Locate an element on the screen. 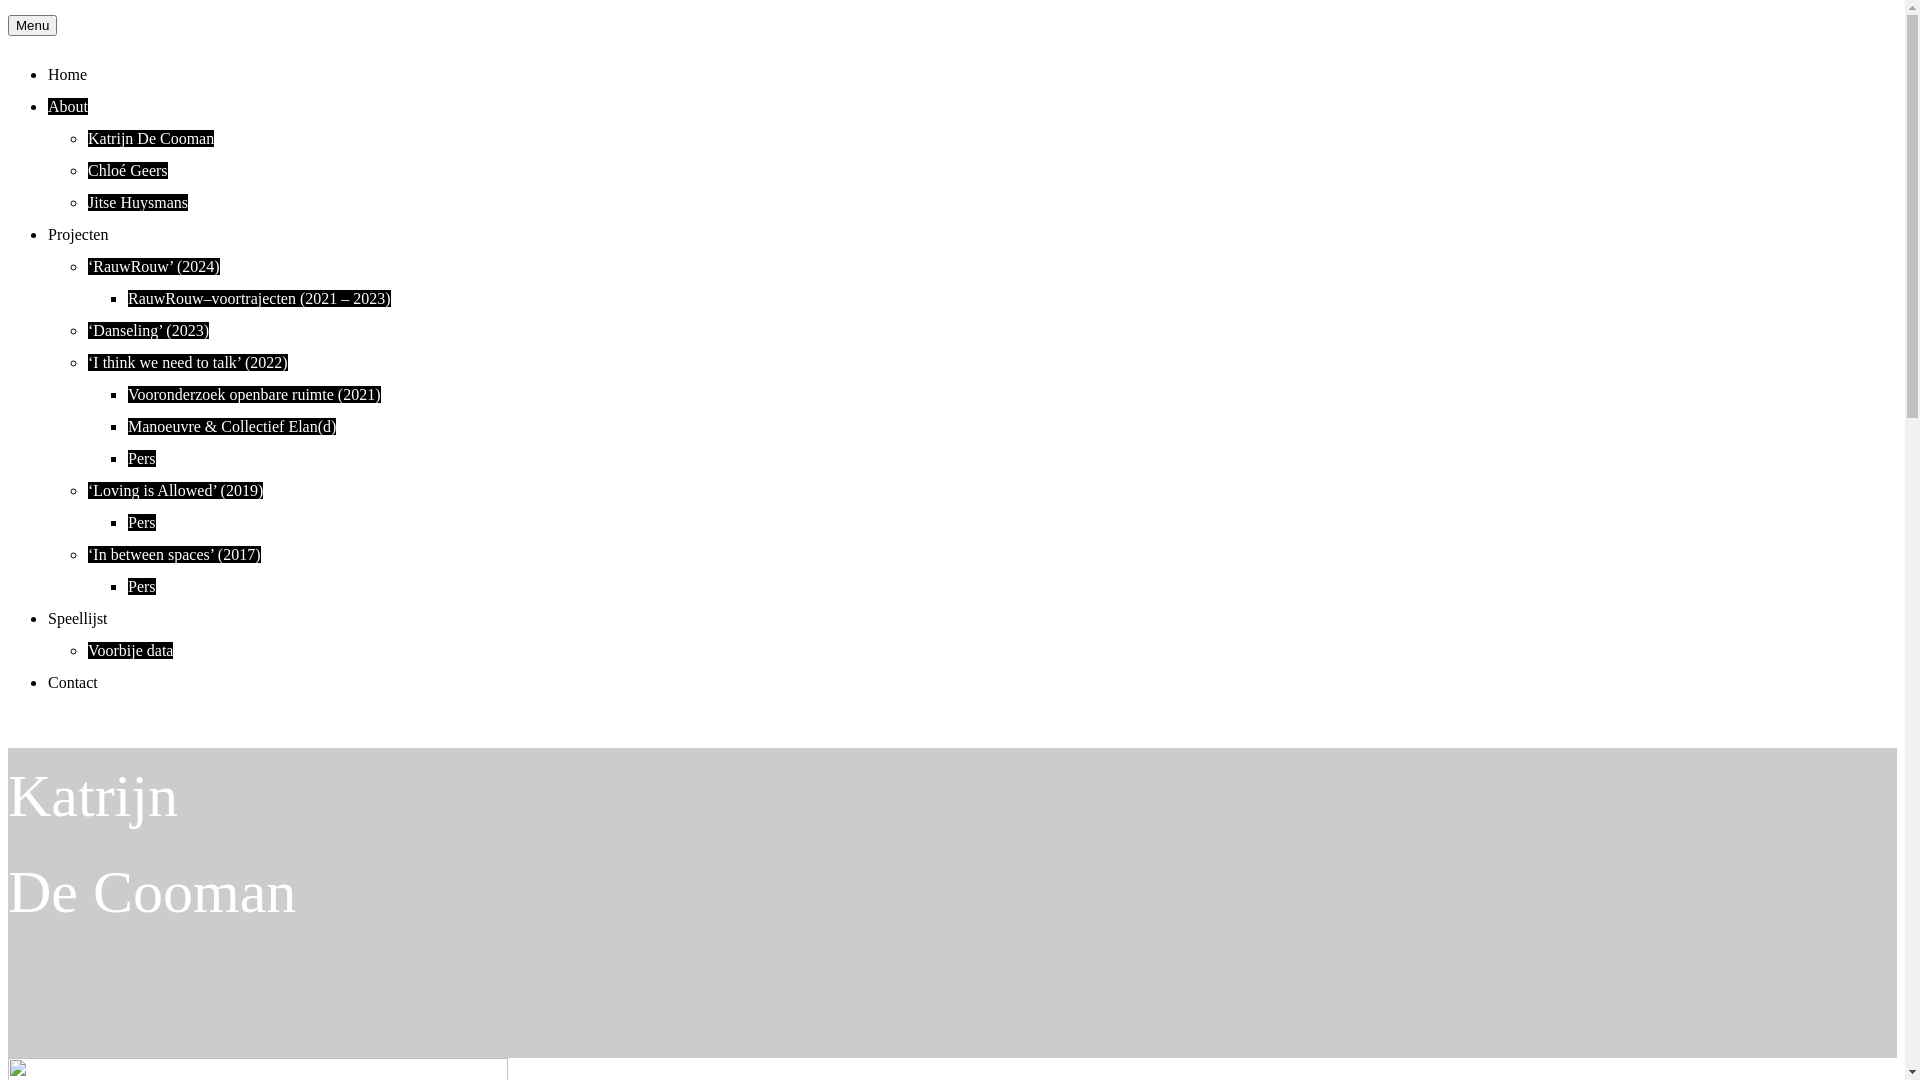 This screenshot has height=1080, width=1920. 'Manoeuvre & Collectief Elan(d)' is located at coordinates (231, 425).